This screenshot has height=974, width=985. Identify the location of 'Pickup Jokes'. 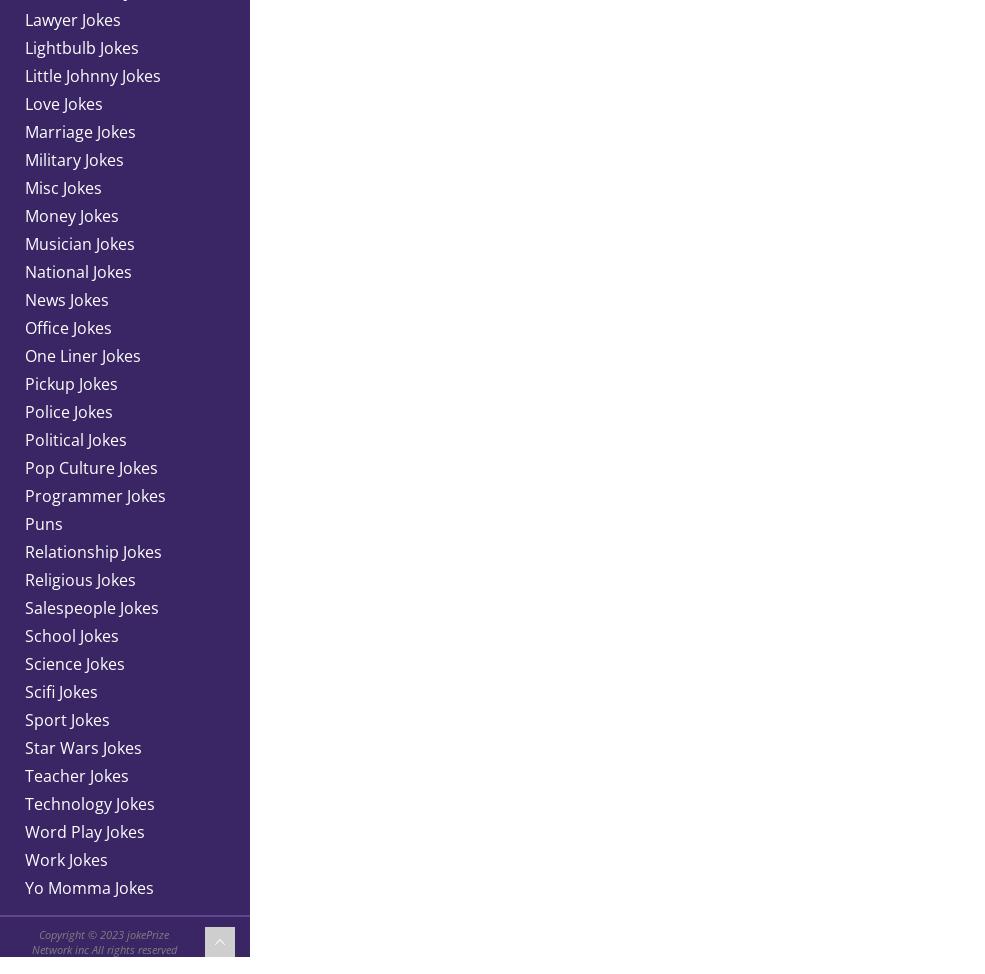
(70, 382).